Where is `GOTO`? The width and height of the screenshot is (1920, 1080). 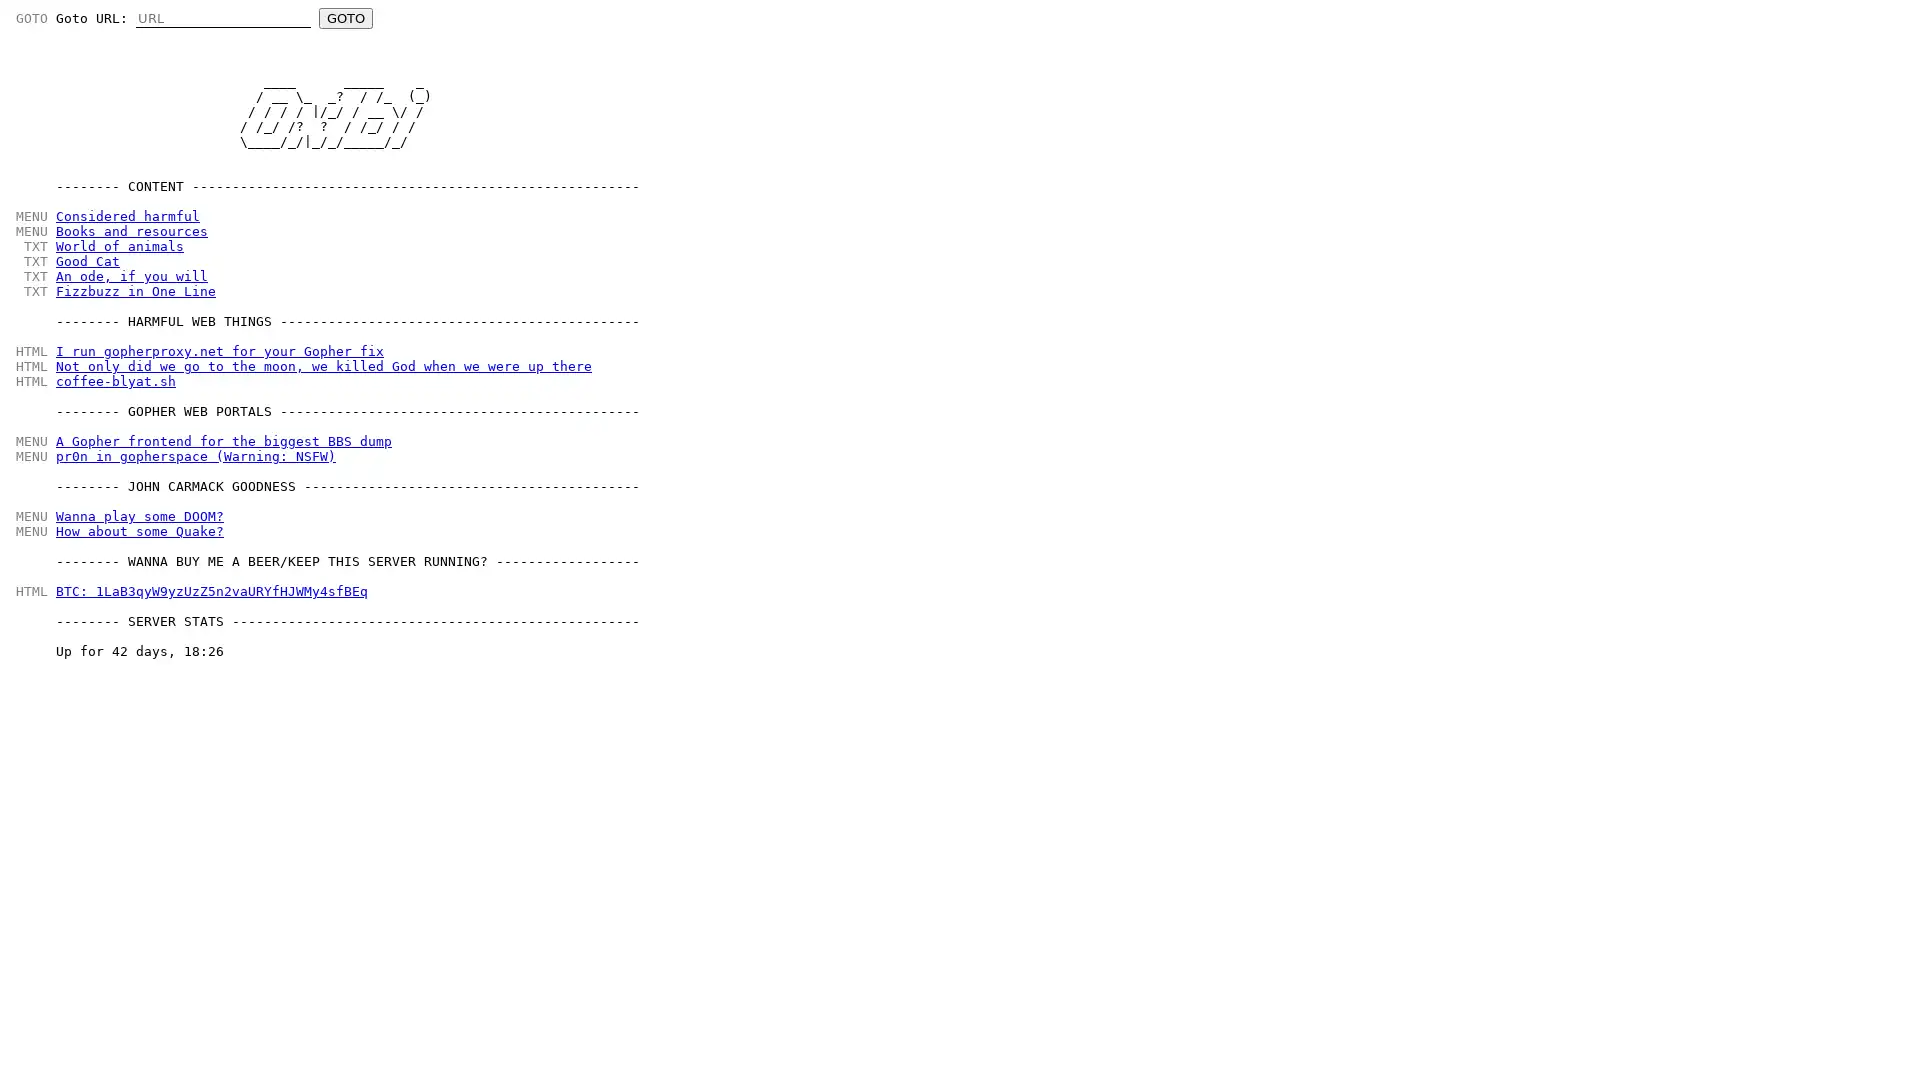 GOTO is located at coordinates (345, 18).